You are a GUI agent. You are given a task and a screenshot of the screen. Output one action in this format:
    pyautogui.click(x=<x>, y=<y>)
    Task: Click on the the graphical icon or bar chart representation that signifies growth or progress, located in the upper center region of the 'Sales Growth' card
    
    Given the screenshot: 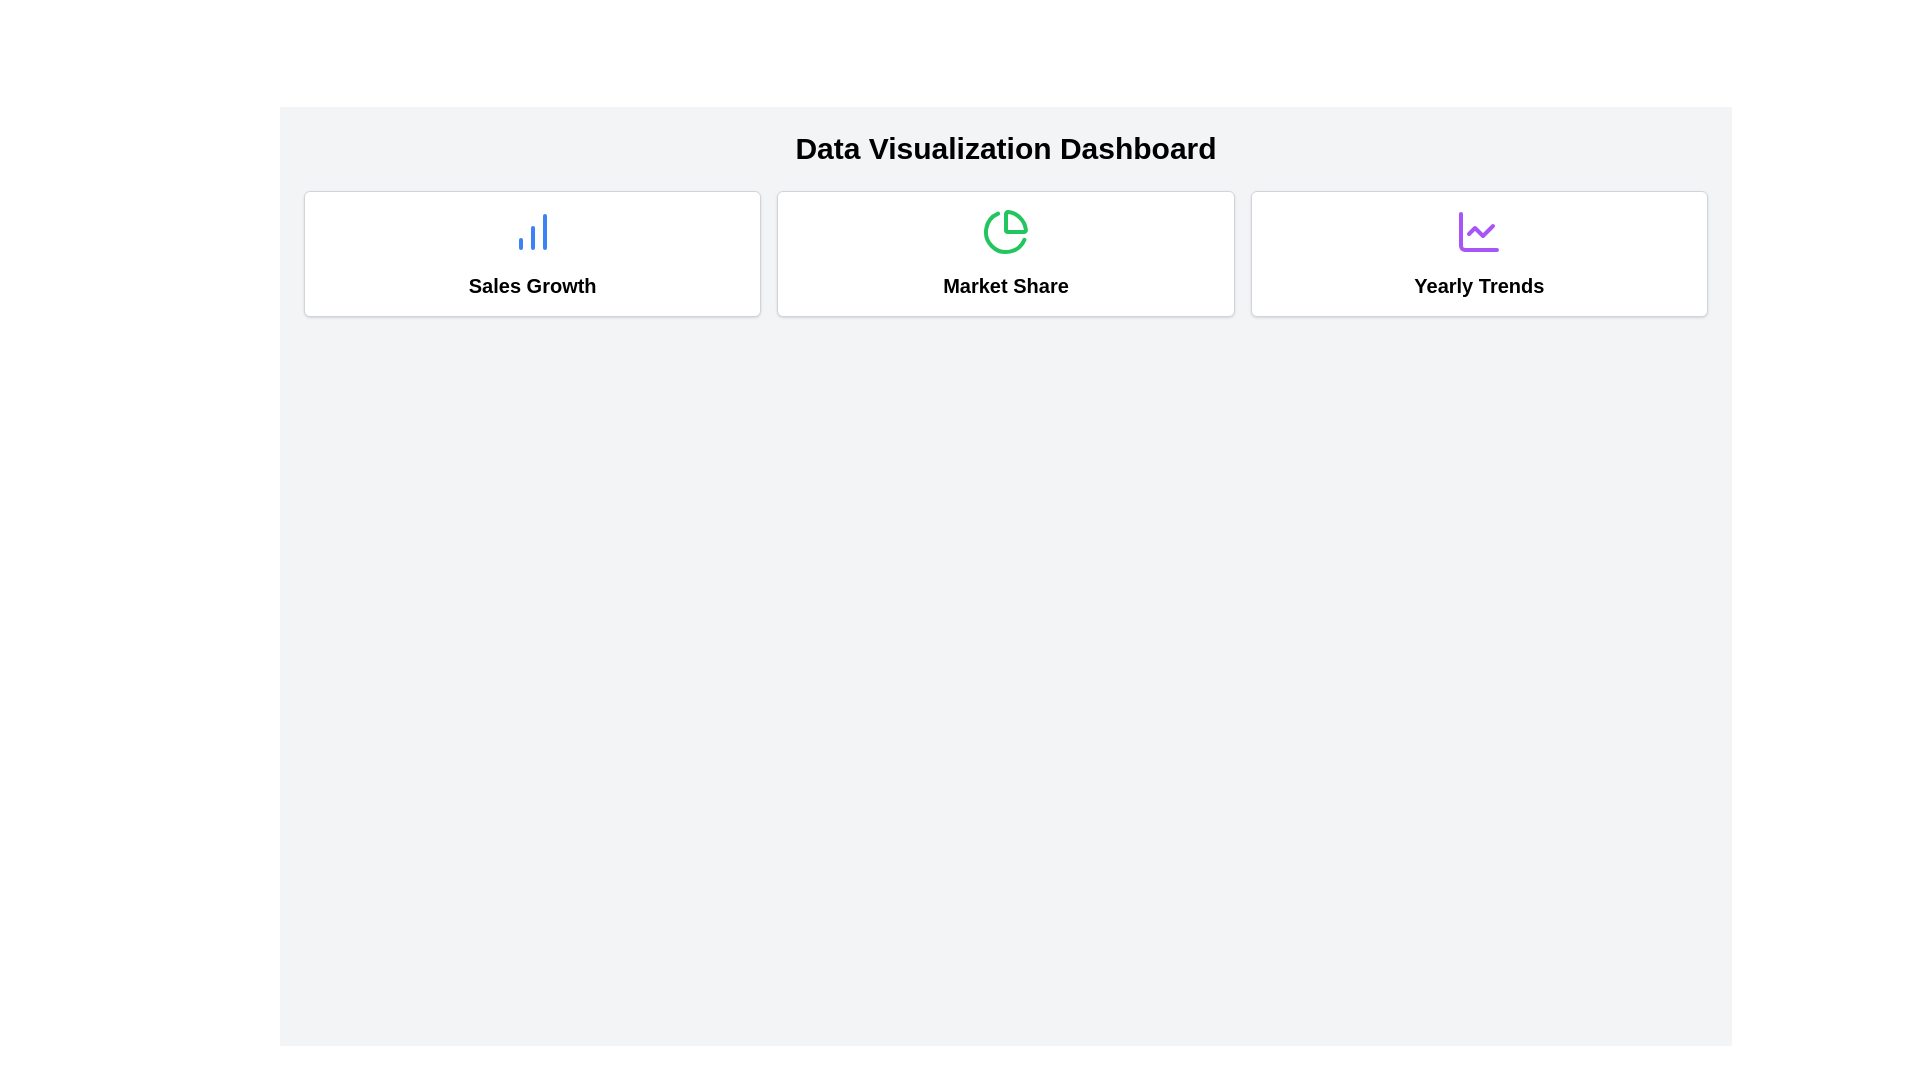 What is the action you would take?
    pyautogui.click(x=532, y=230)
    